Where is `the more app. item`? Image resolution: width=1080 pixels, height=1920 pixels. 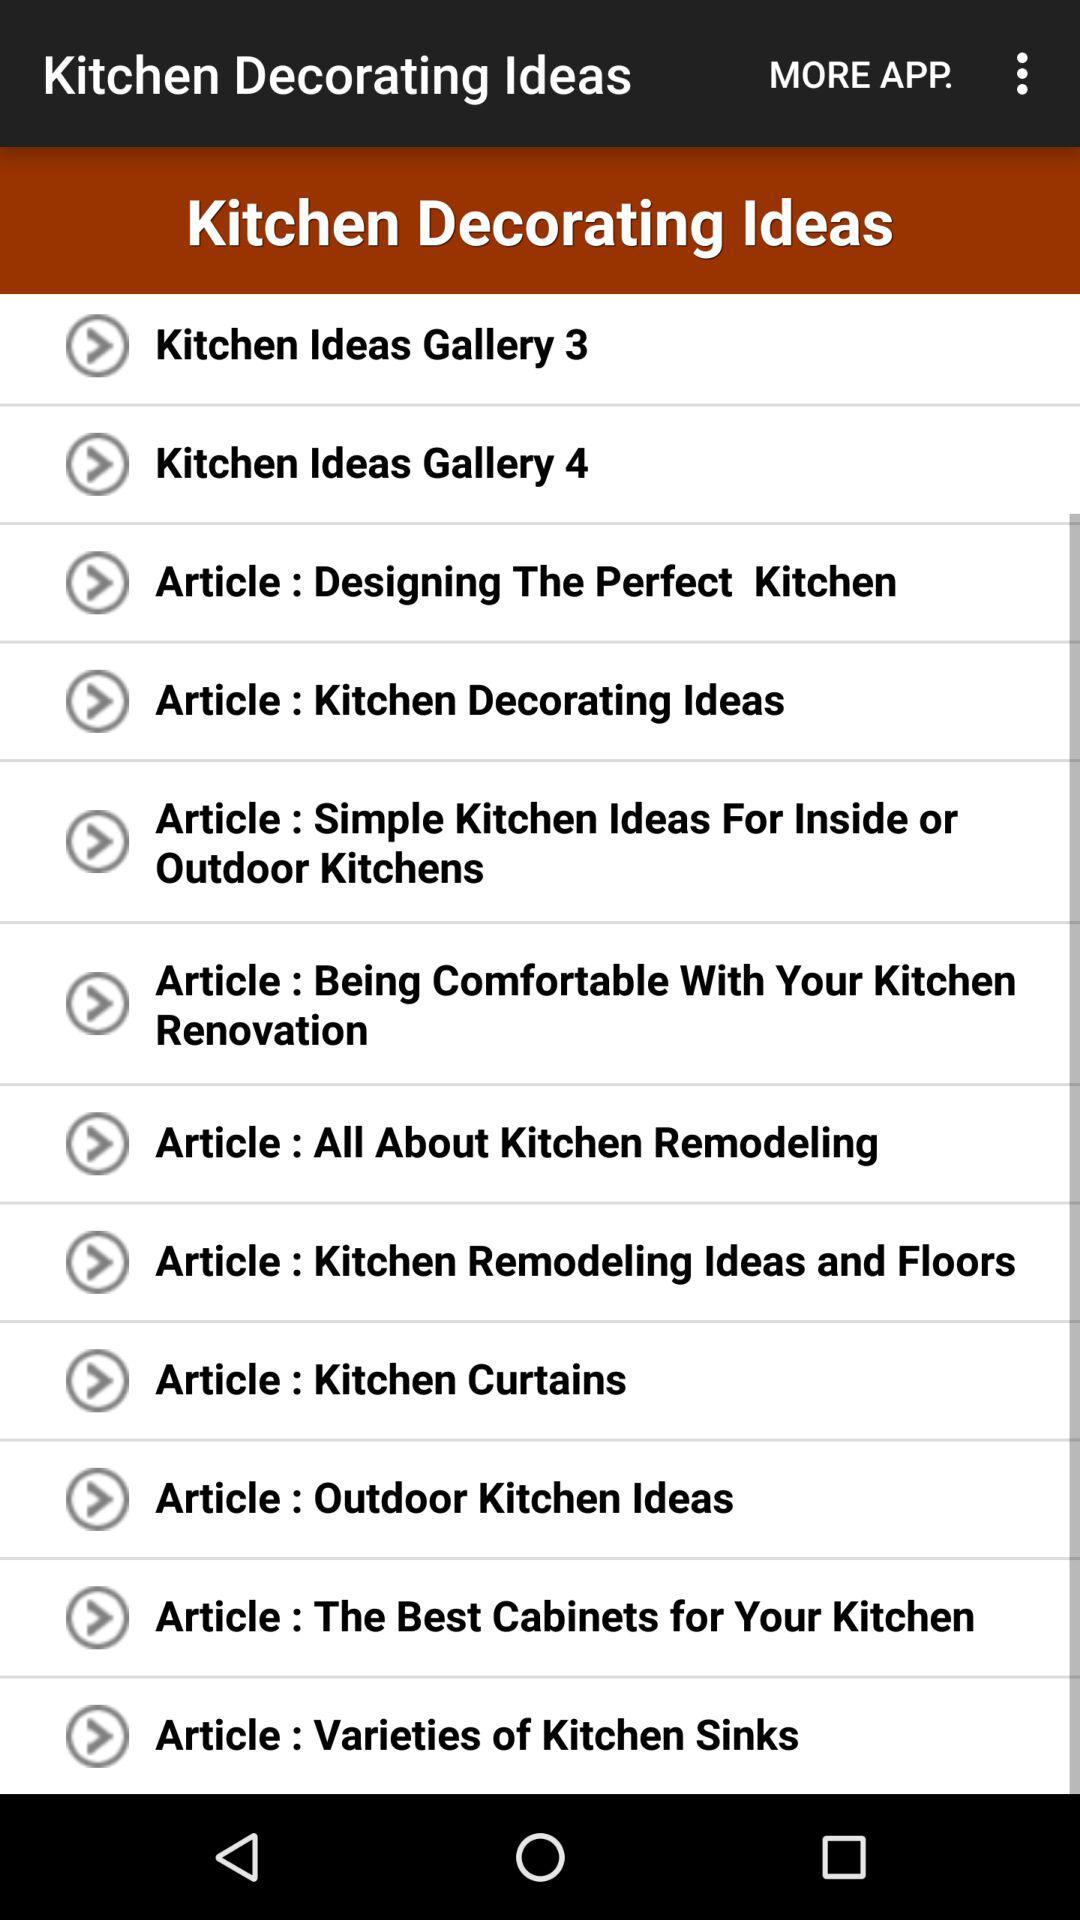
the more app. item is located at coordinates (860, 73).